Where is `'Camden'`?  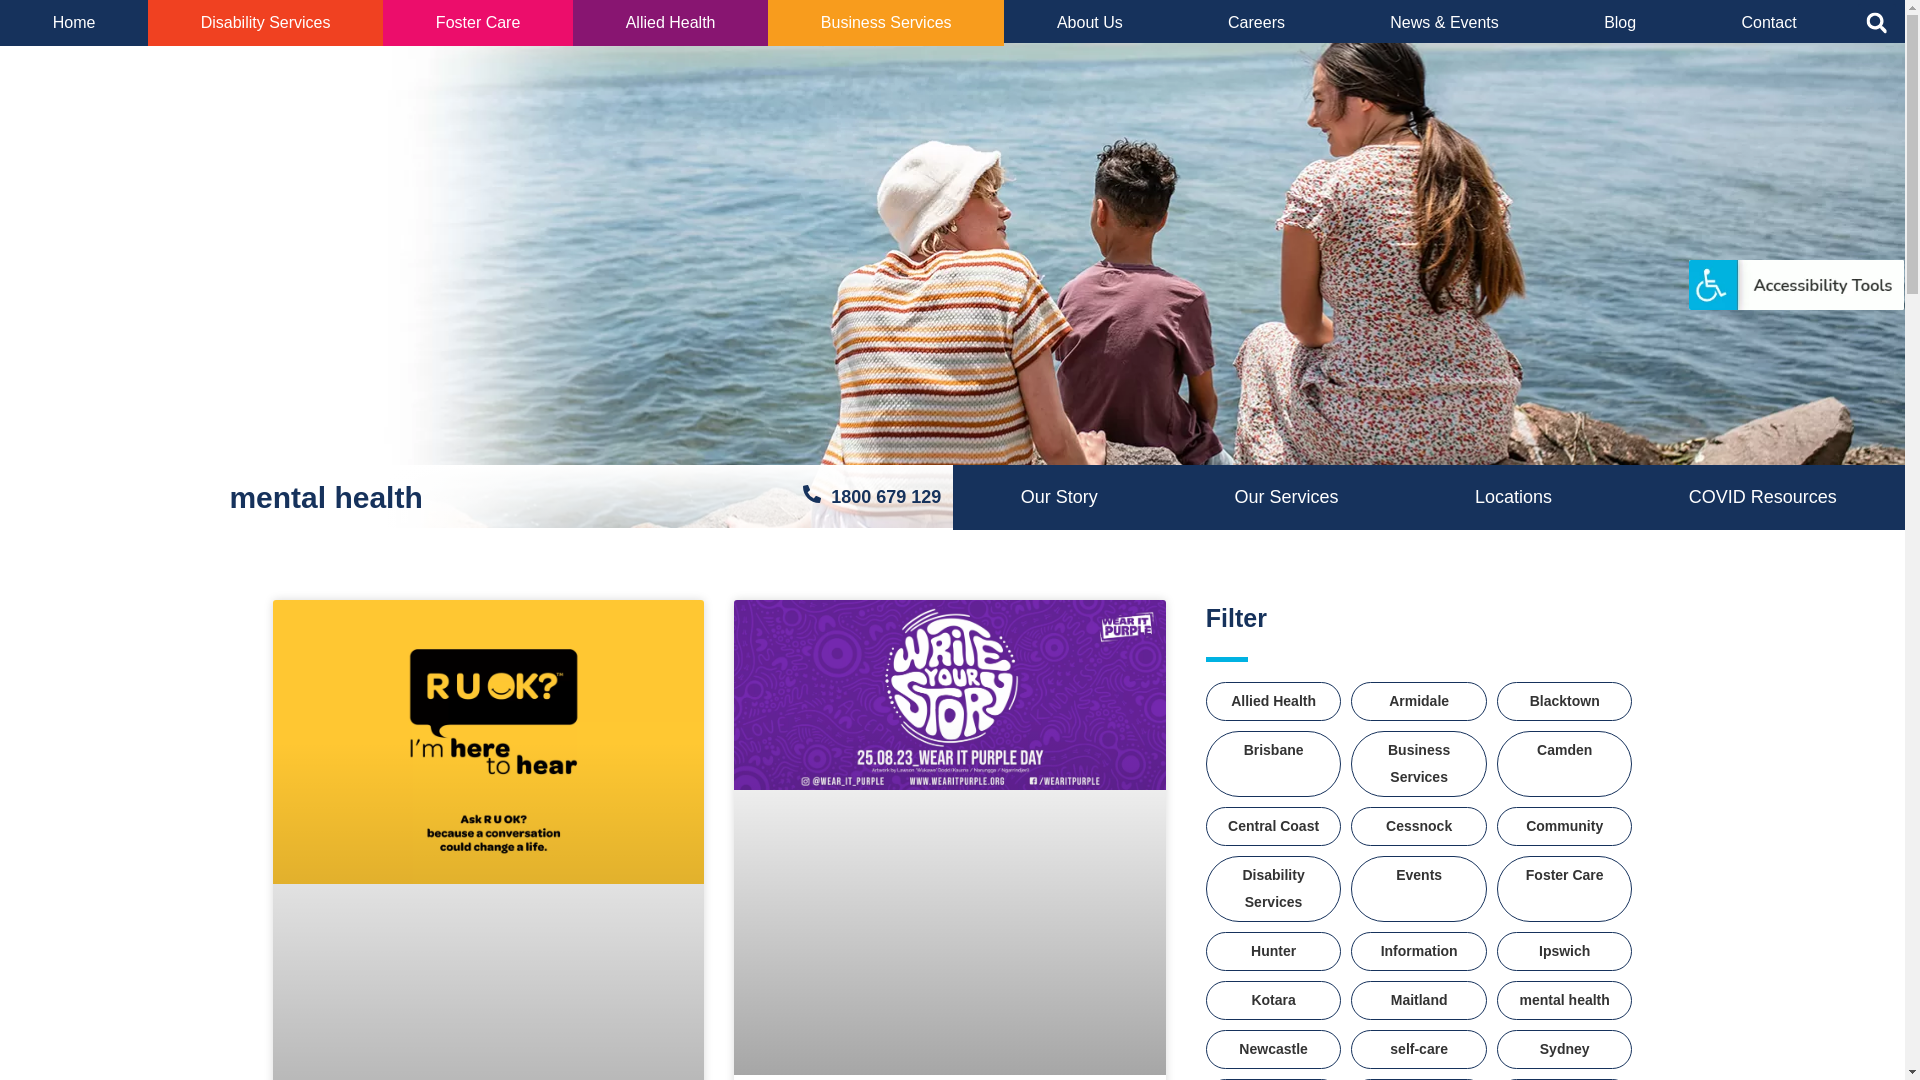
'Camden' is located at coordinates (1563, 750).